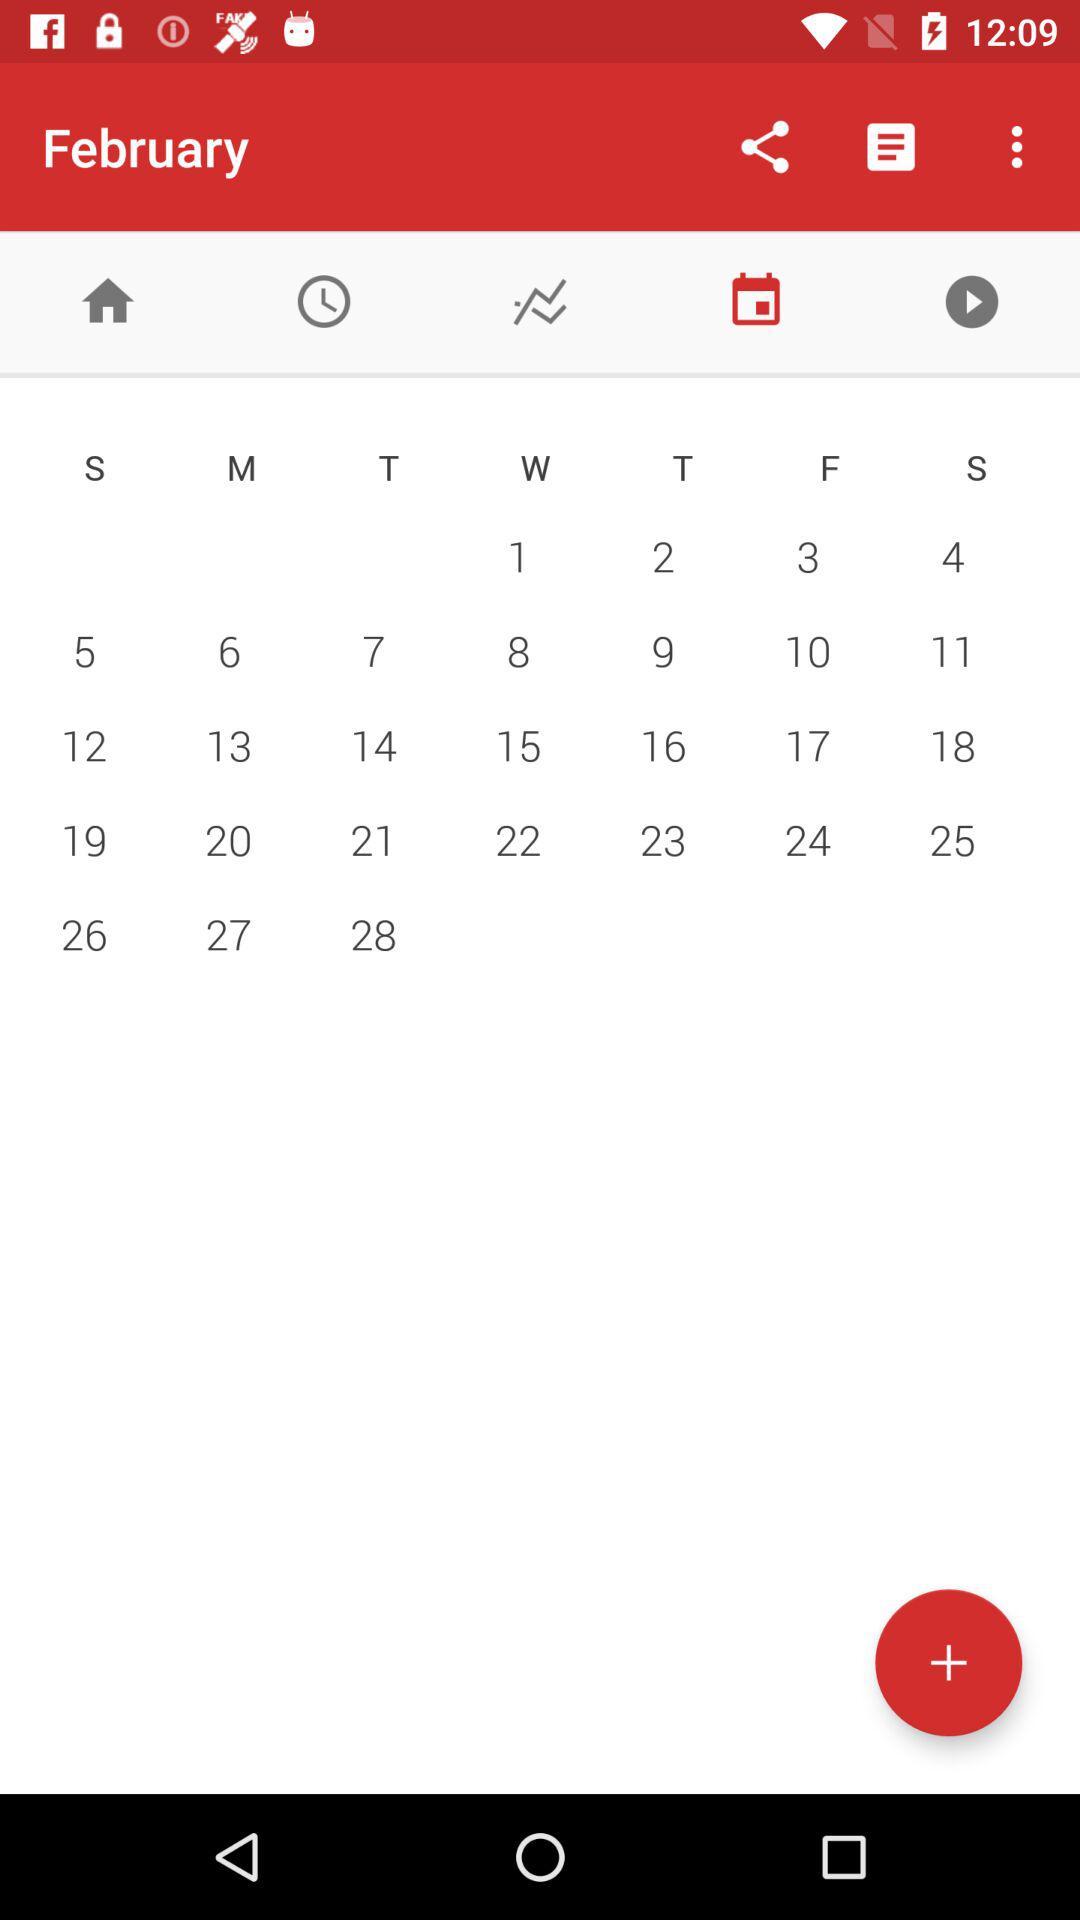 The height and width of the screenshot is (1920, 1080). What do you see at coordinates (971, 300) in the screenshot?
I see `switch autoplay option` at bounding box center [971, 300].